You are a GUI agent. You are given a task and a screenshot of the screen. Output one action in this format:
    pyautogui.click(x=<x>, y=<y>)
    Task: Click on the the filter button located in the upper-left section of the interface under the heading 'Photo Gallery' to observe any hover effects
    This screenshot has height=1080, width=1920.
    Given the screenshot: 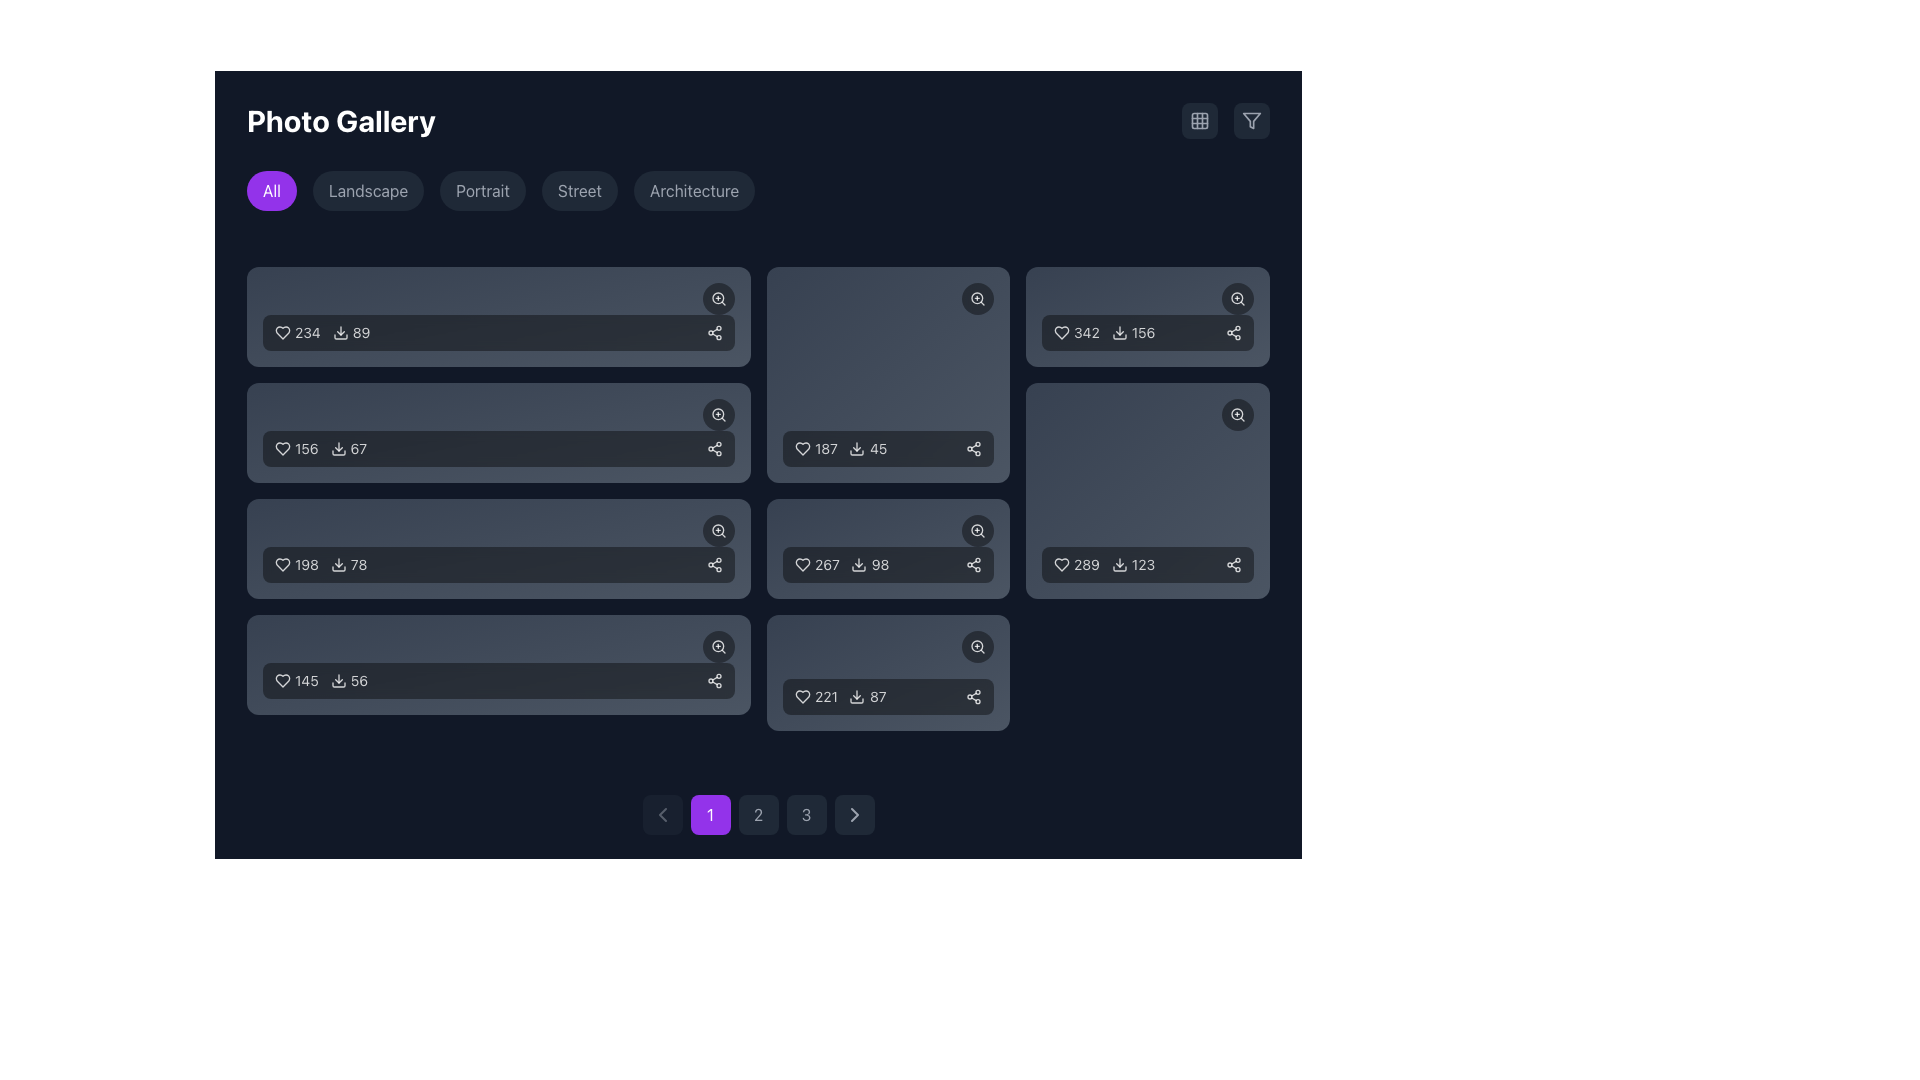 What is the action you would take?
    pyautogui.click(x=271, y=191)
    